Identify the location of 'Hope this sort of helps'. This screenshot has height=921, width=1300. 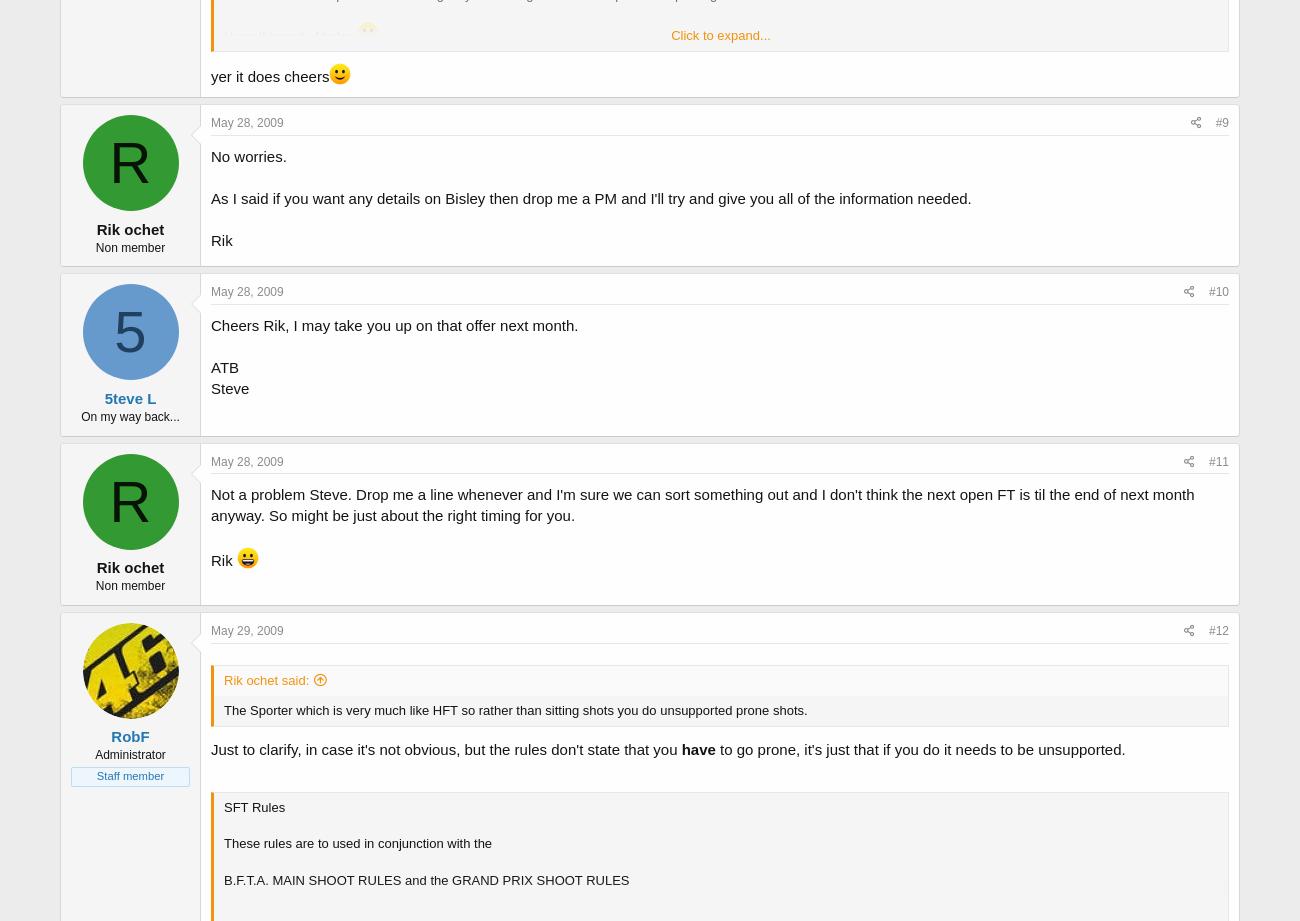
(290, 36).